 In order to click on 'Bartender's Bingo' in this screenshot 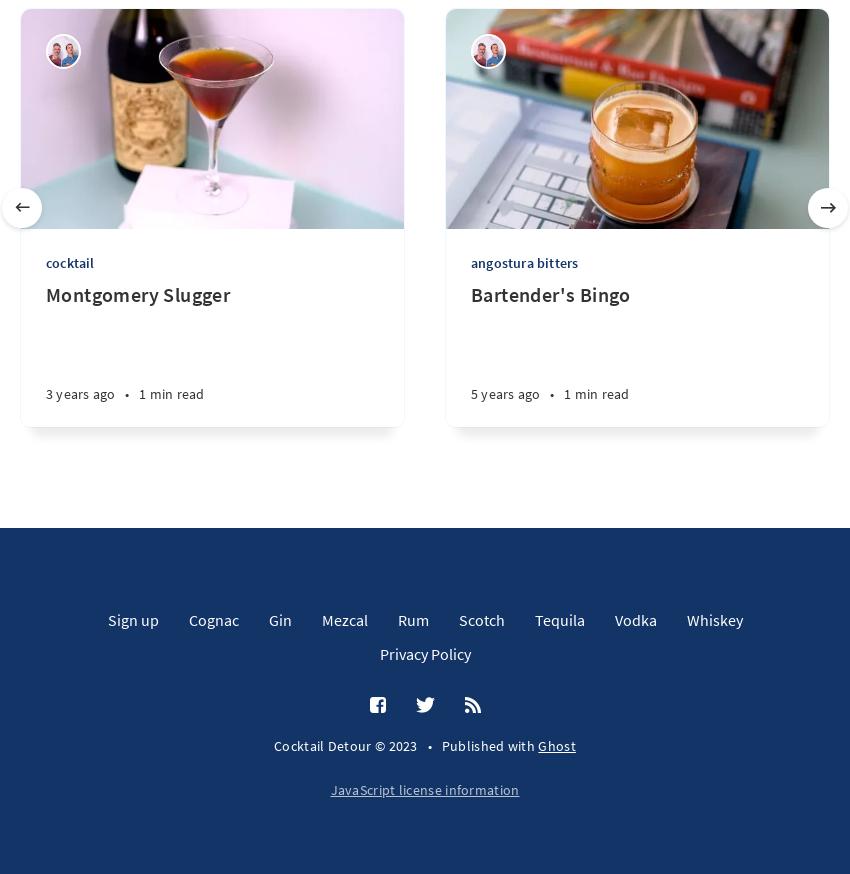, I will do `click(549, 292)`.